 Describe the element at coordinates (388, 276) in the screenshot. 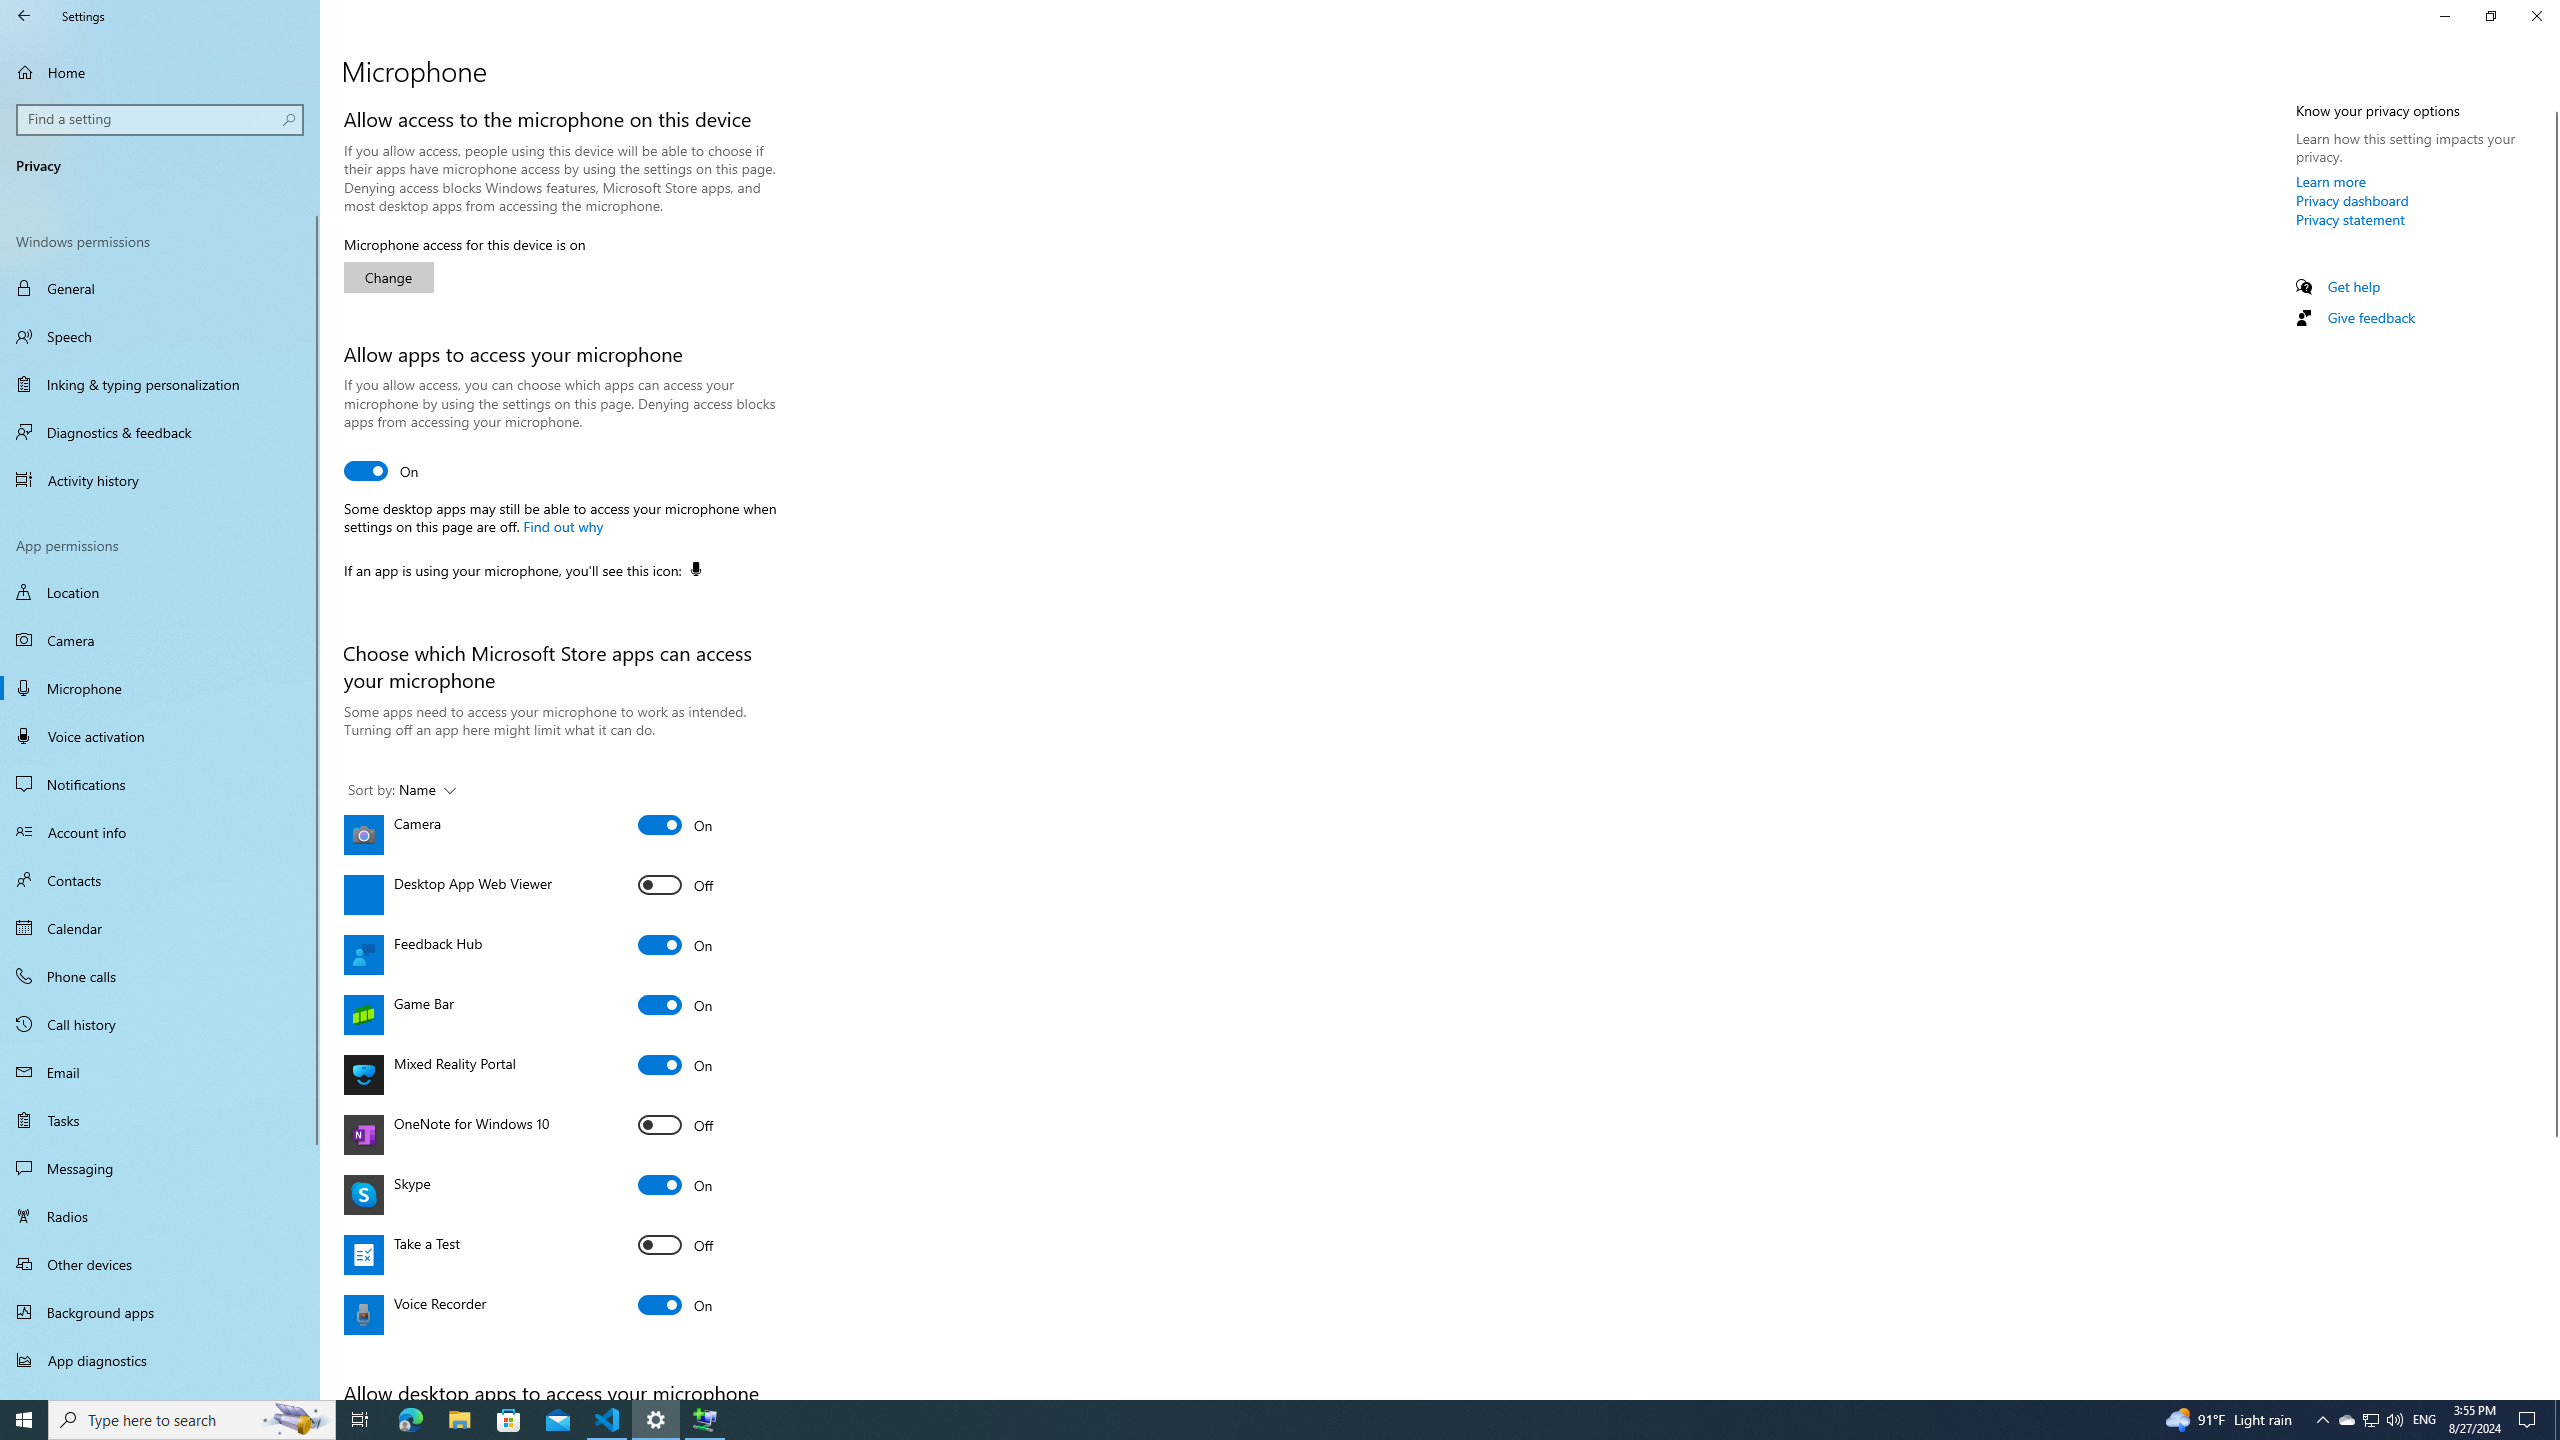

I see `'Change'` at that location.